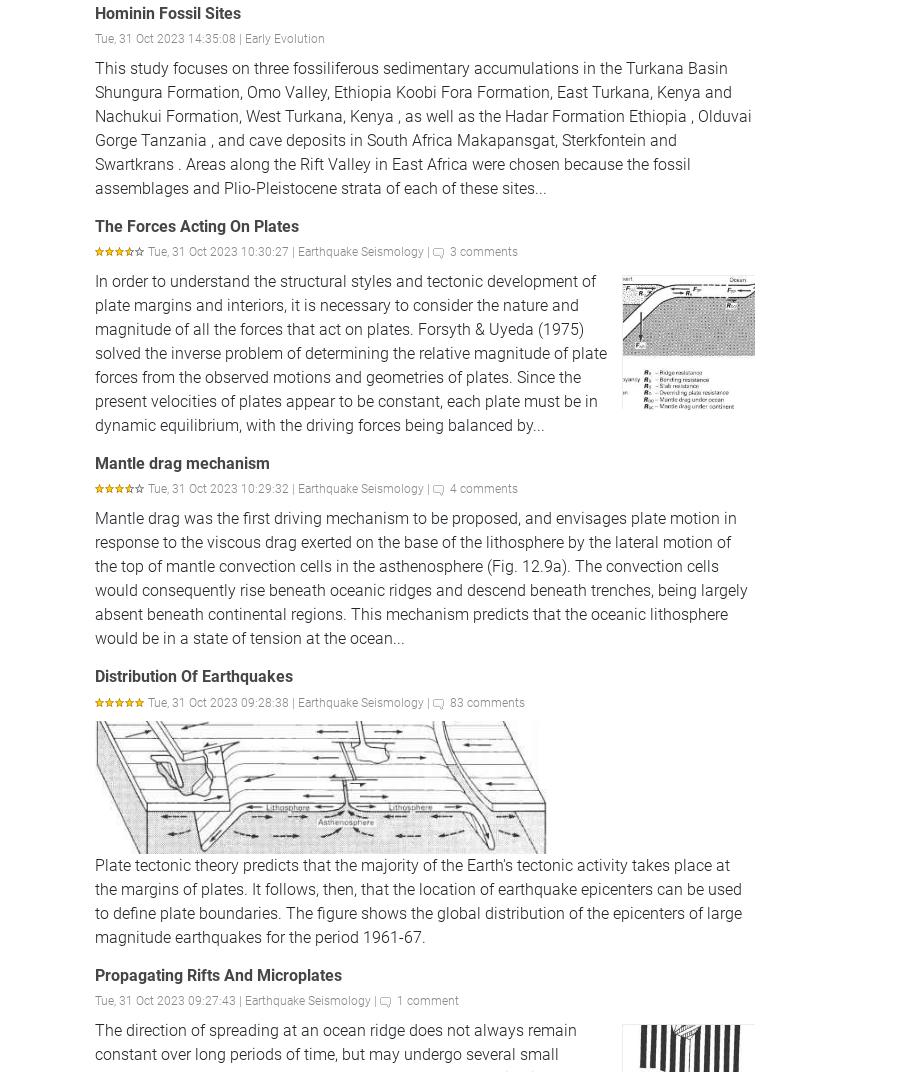 This screenshot has height=1072, width=904. What do you see at coordinates (428, 1000) in the screenshot?
I see `'1 comment'` at bounding box center [428, 1000].